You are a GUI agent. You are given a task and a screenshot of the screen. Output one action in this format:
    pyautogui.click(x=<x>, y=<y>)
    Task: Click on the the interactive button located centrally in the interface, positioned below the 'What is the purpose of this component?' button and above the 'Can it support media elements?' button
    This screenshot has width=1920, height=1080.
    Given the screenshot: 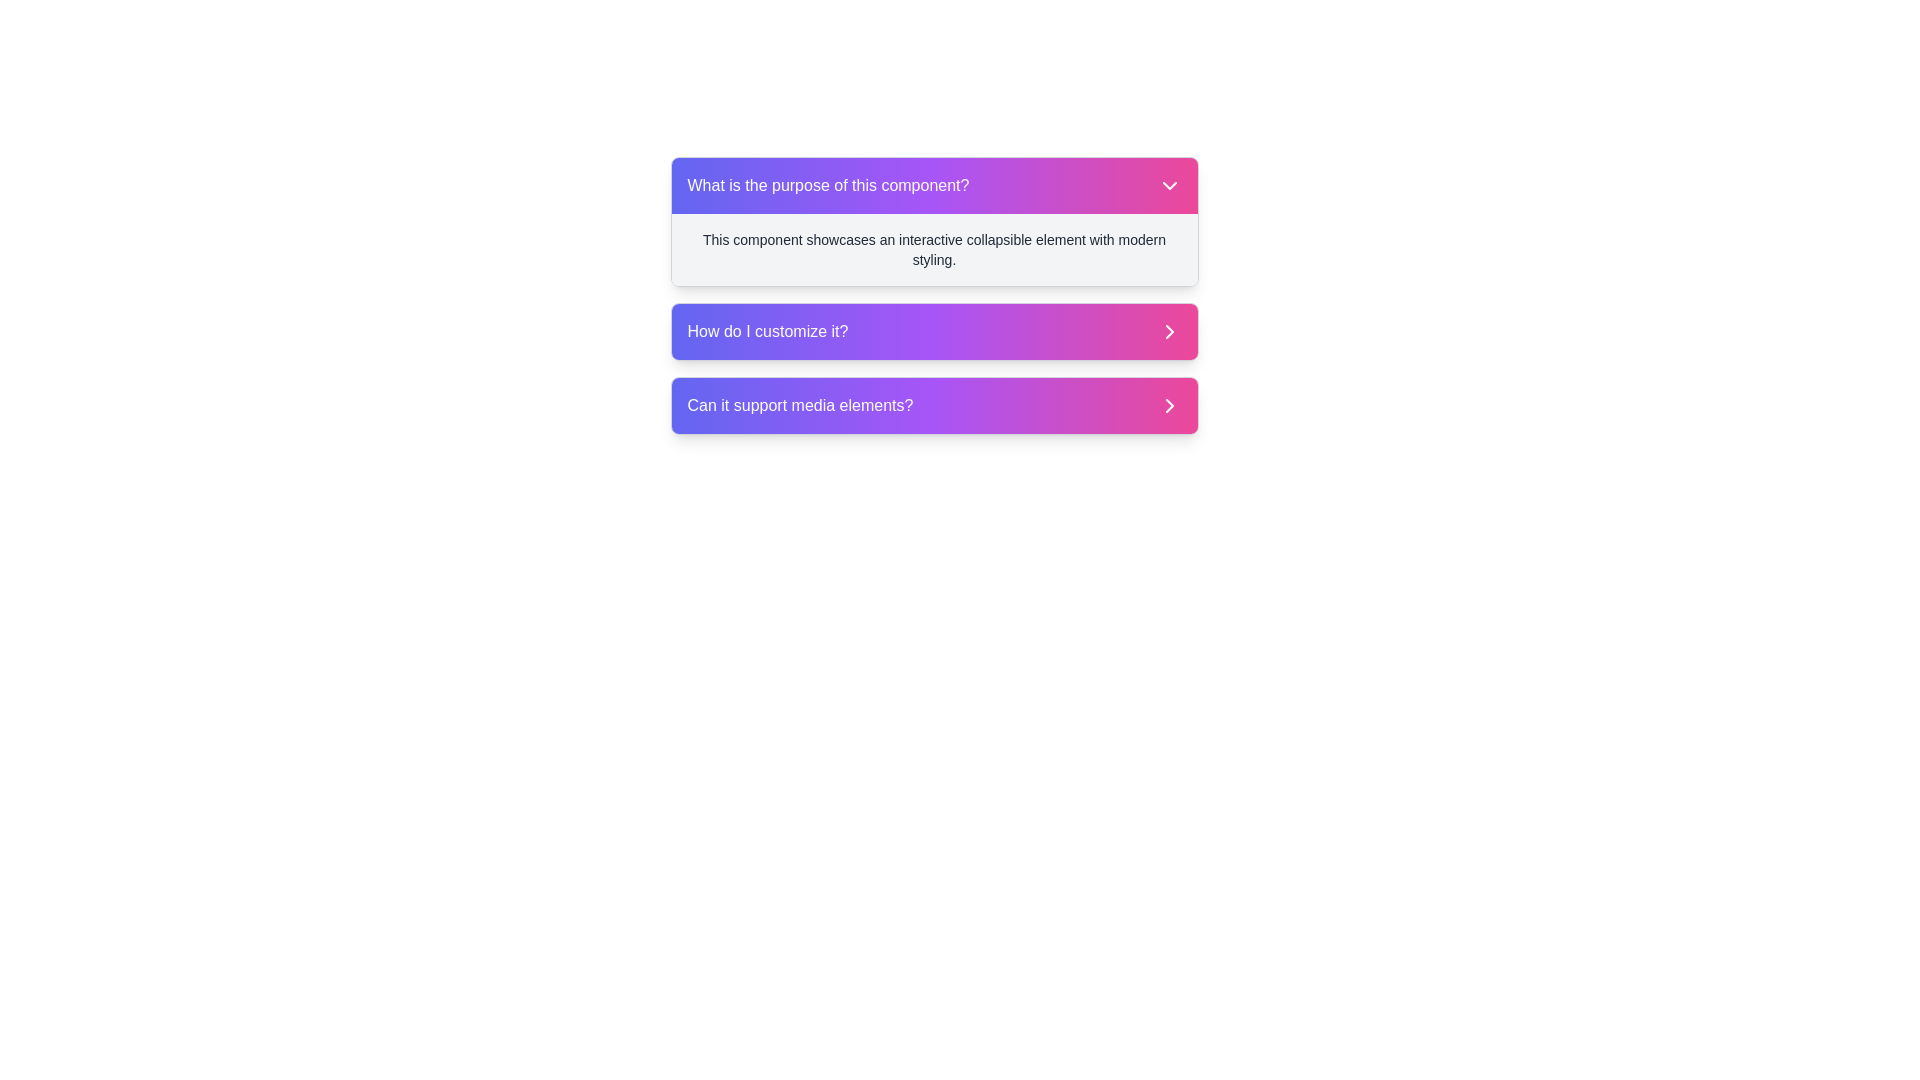 What is the action you would take?
    pyautogui.click(x=933, y=330)
    